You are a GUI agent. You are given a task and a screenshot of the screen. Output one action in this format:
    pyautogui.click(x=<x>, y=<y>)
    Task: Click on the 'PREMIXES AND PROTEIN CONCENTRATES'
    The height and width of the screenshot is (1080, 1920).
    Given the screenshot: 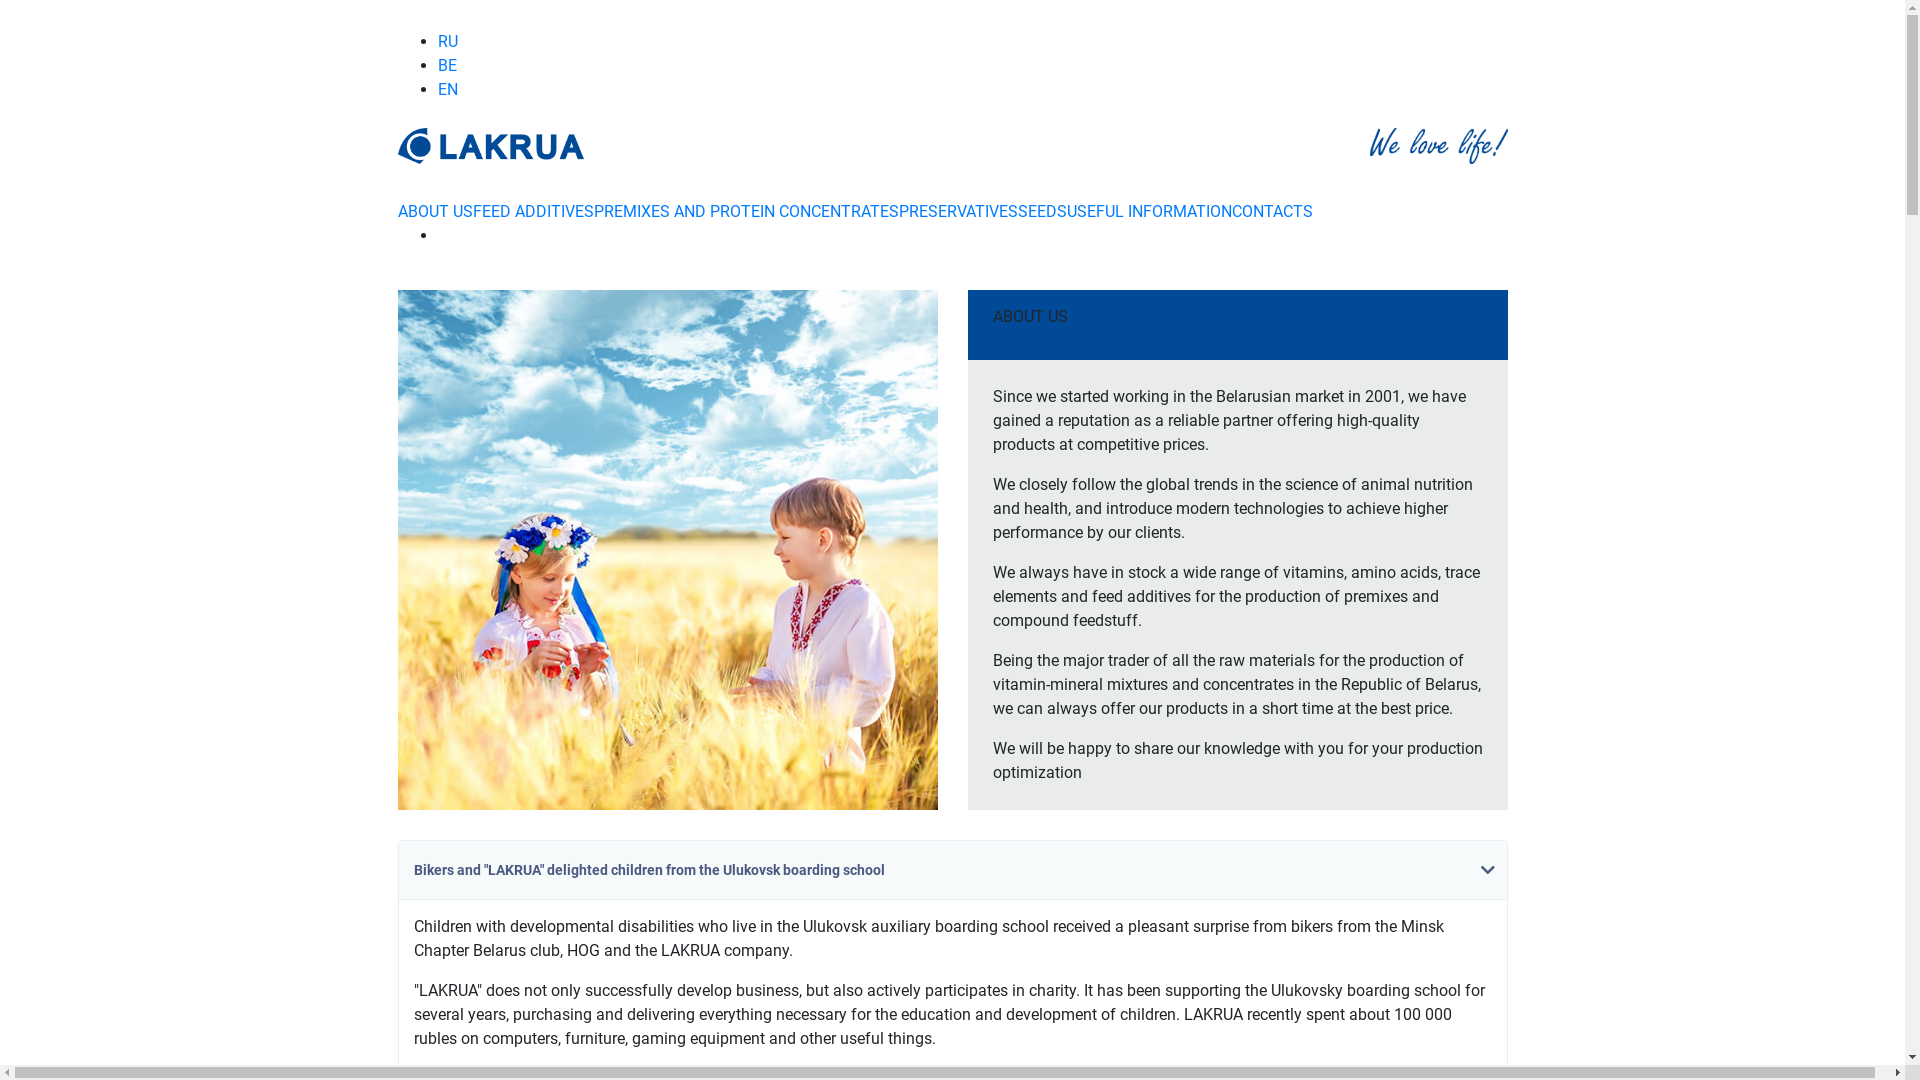 What is the action you would take?
    pyautogui.click(x=745, y=211)
    